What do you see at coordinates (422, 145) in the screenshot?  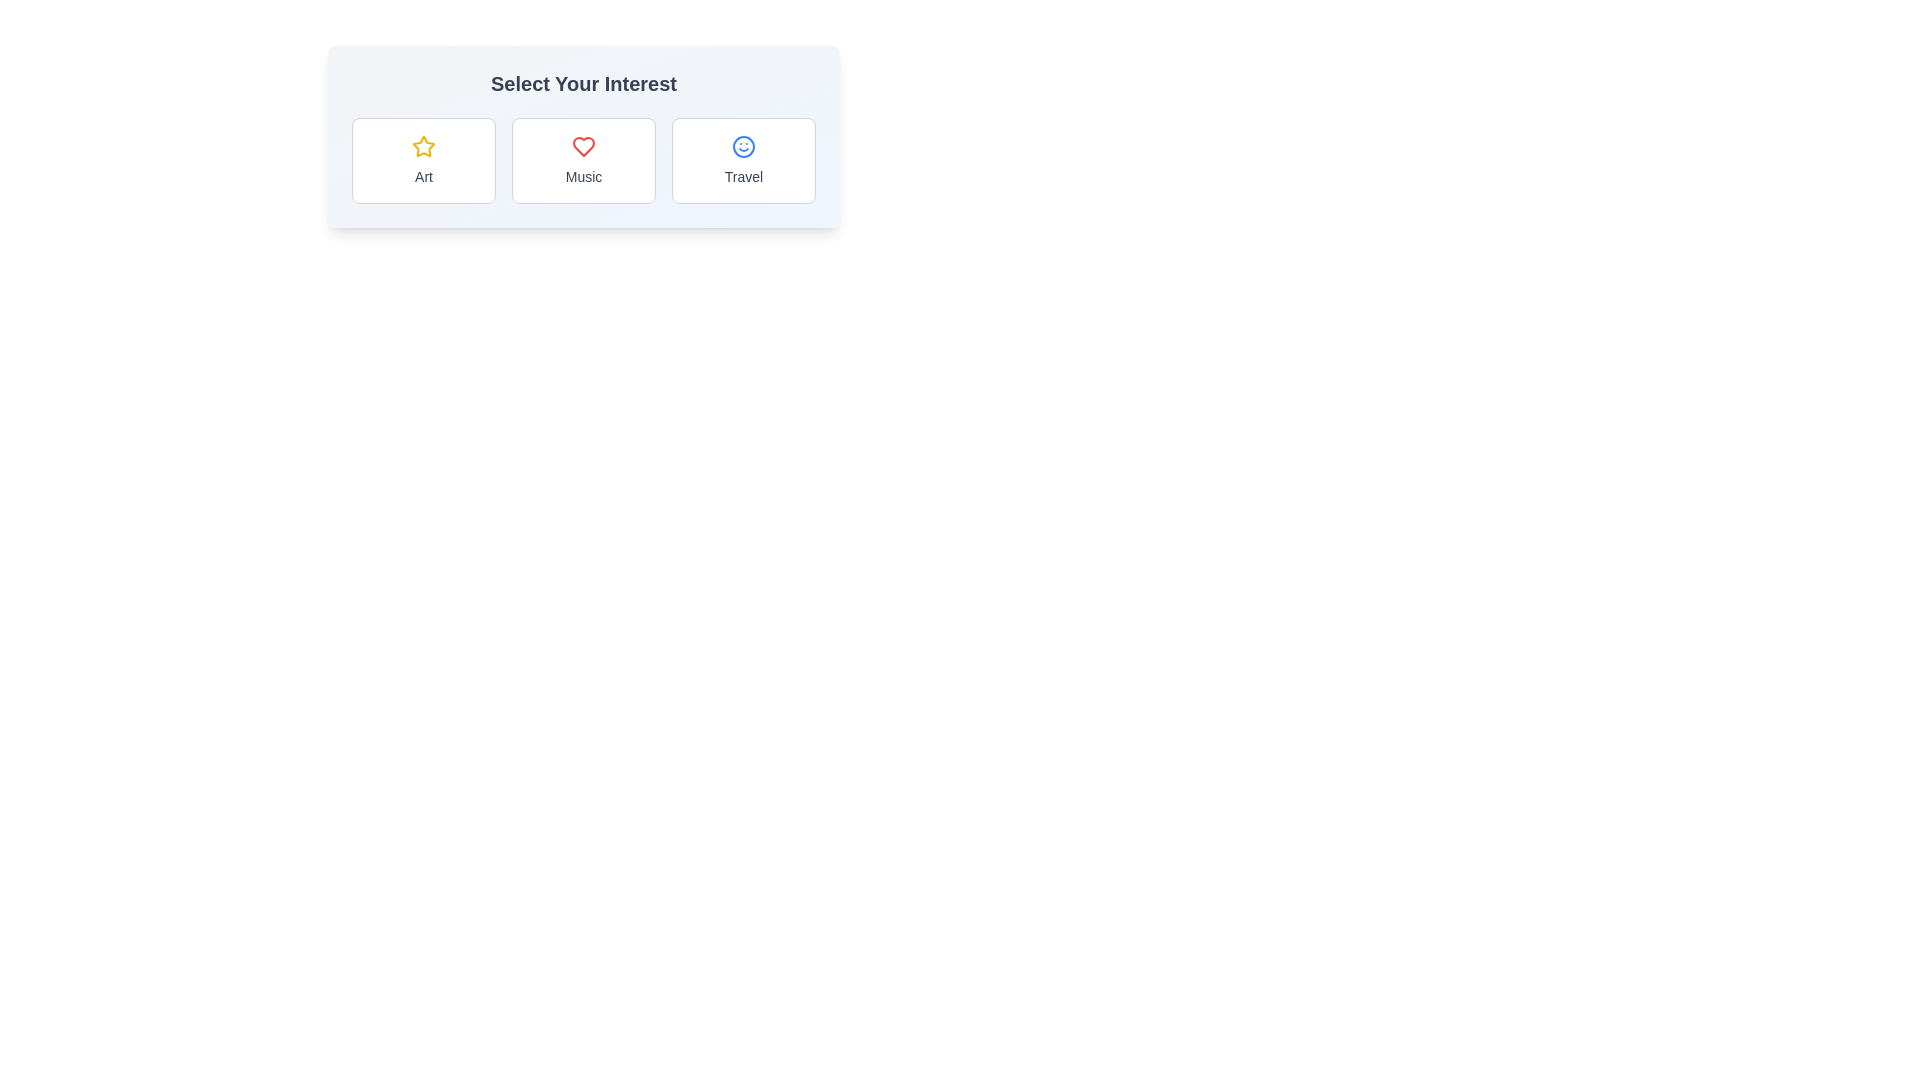 I see `the state of the star-shaped SVG icon with a yellow outline, located within the 'Art' button group, positioned above the label 'Art'` at bounding box center [422, 145].